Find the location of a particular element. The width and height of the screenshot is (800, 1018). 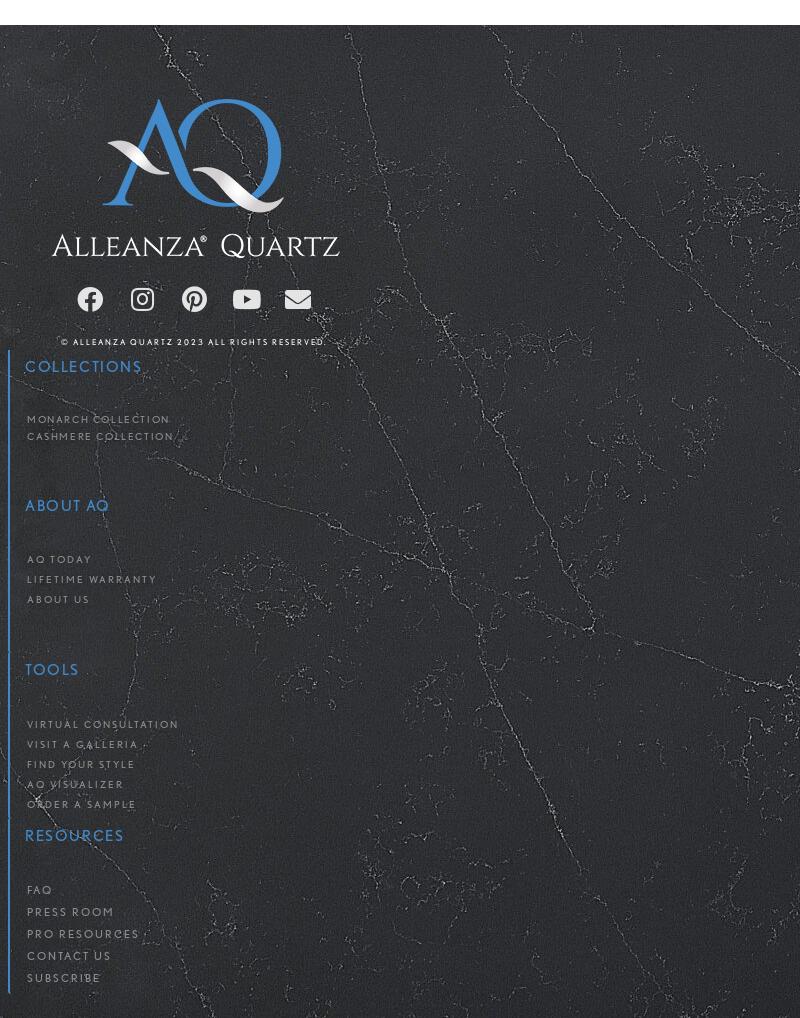

'VIRTUAL CONSULTATION' is located at coordinates (102, 721).